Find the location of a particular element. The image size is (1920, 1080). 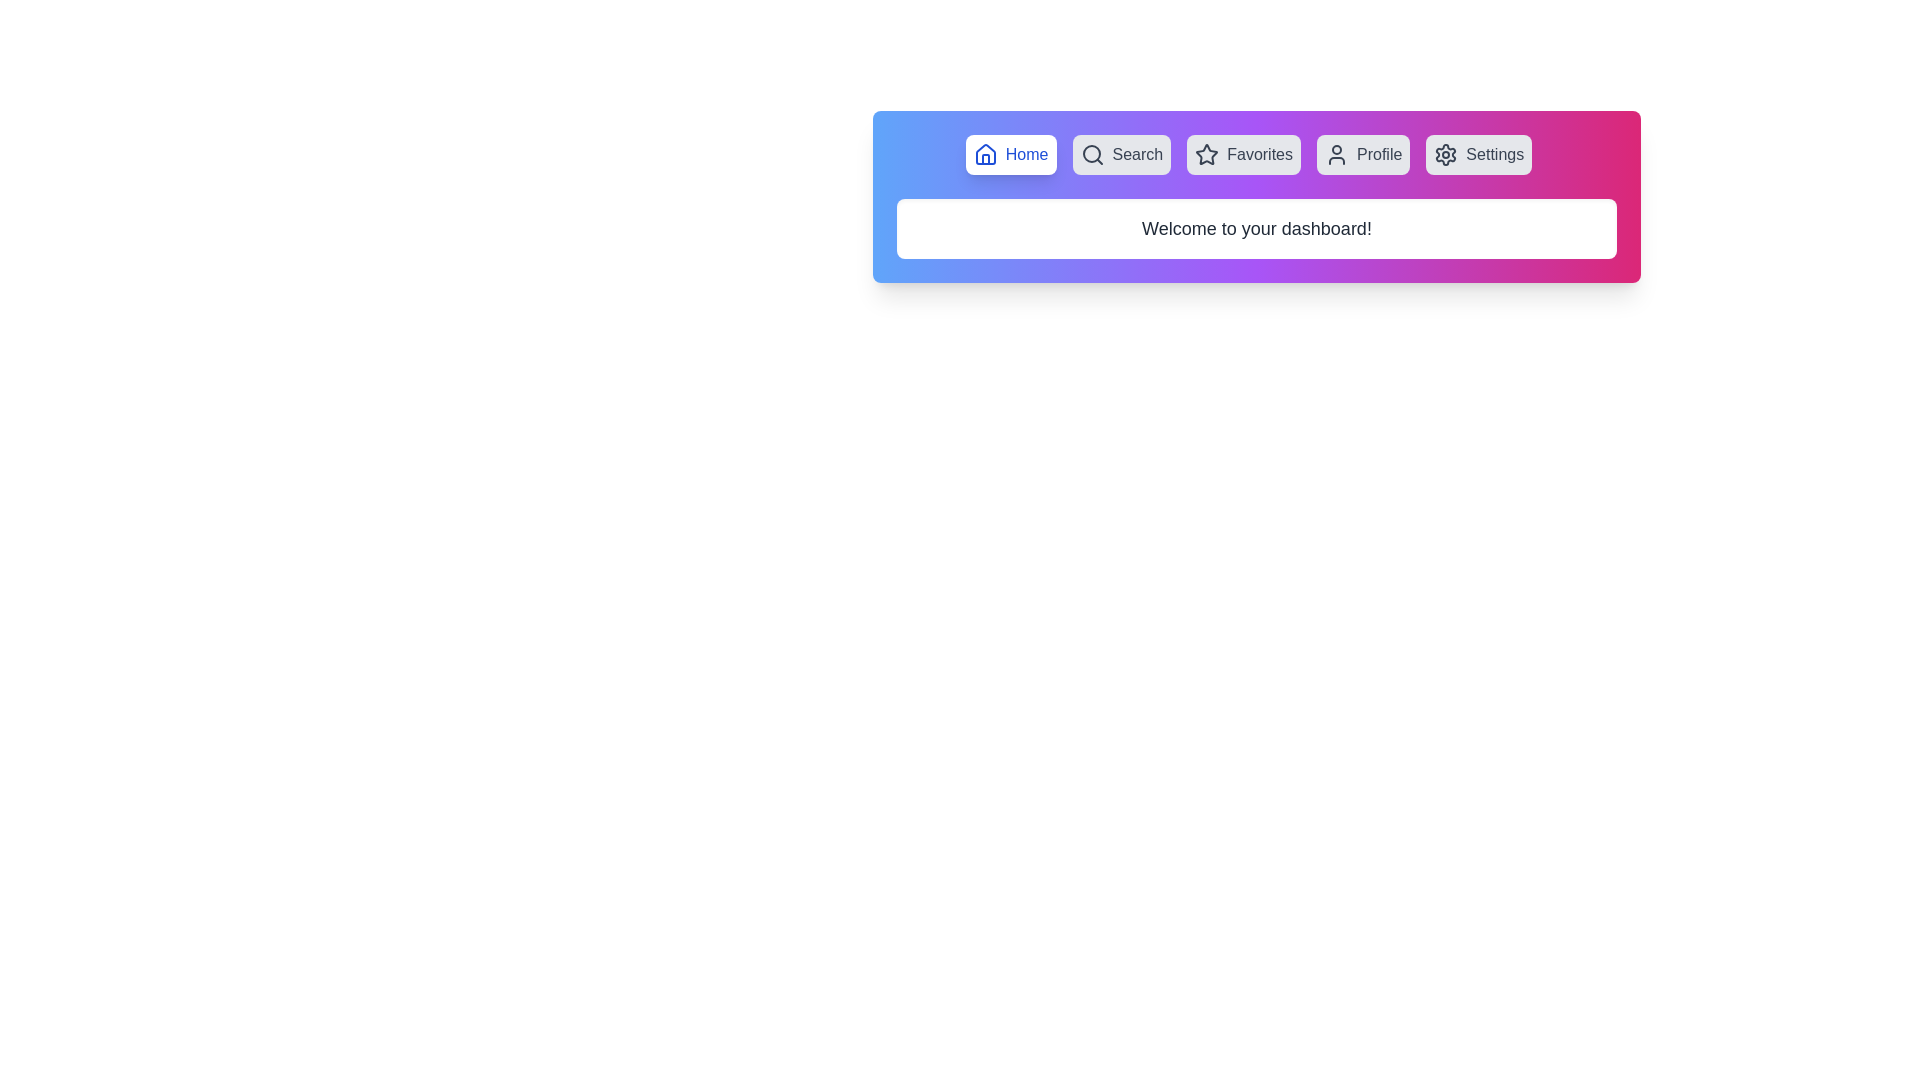

the 'Favorites' navigation button to visualize hover effects, which is the third button in a horizontal row of five at the top of the section is located at coordinates (1256, 153).